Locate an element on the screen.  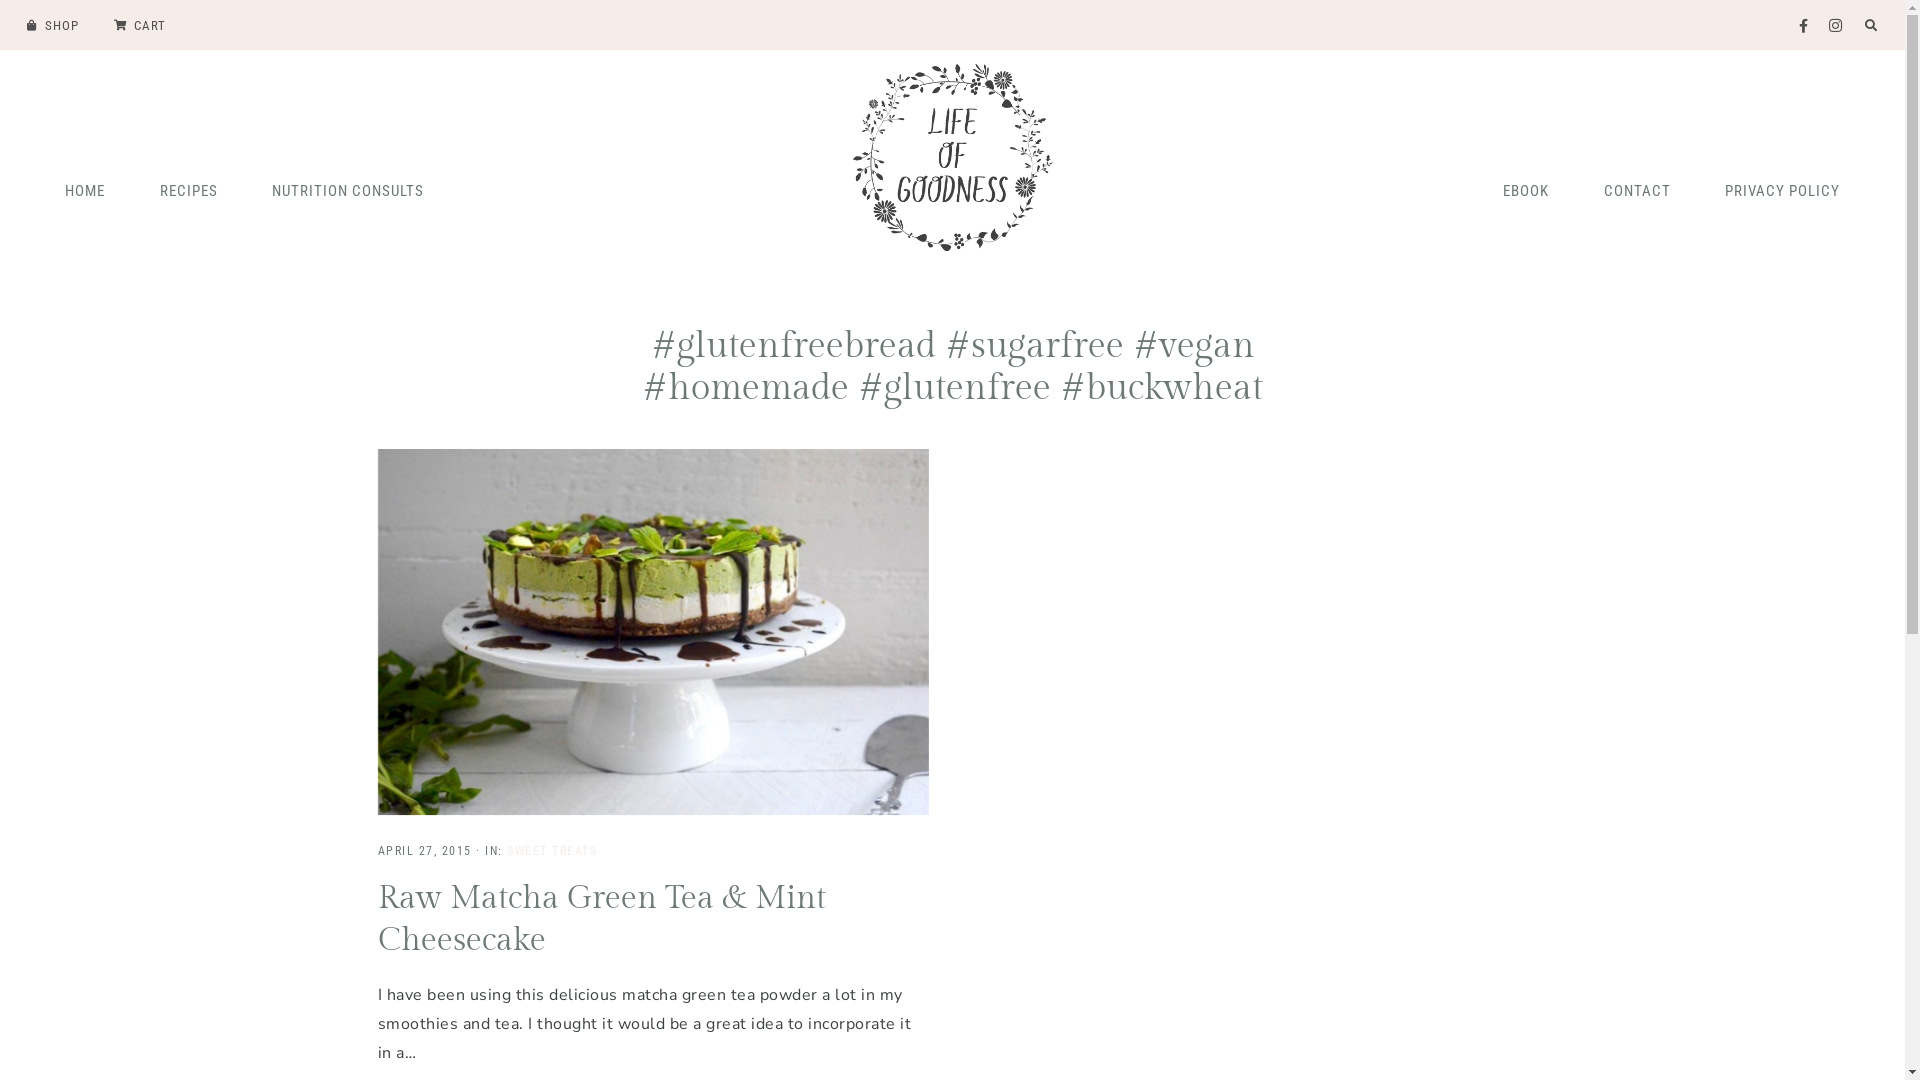
'EBOOK' is located at coordinates (1478, 189).